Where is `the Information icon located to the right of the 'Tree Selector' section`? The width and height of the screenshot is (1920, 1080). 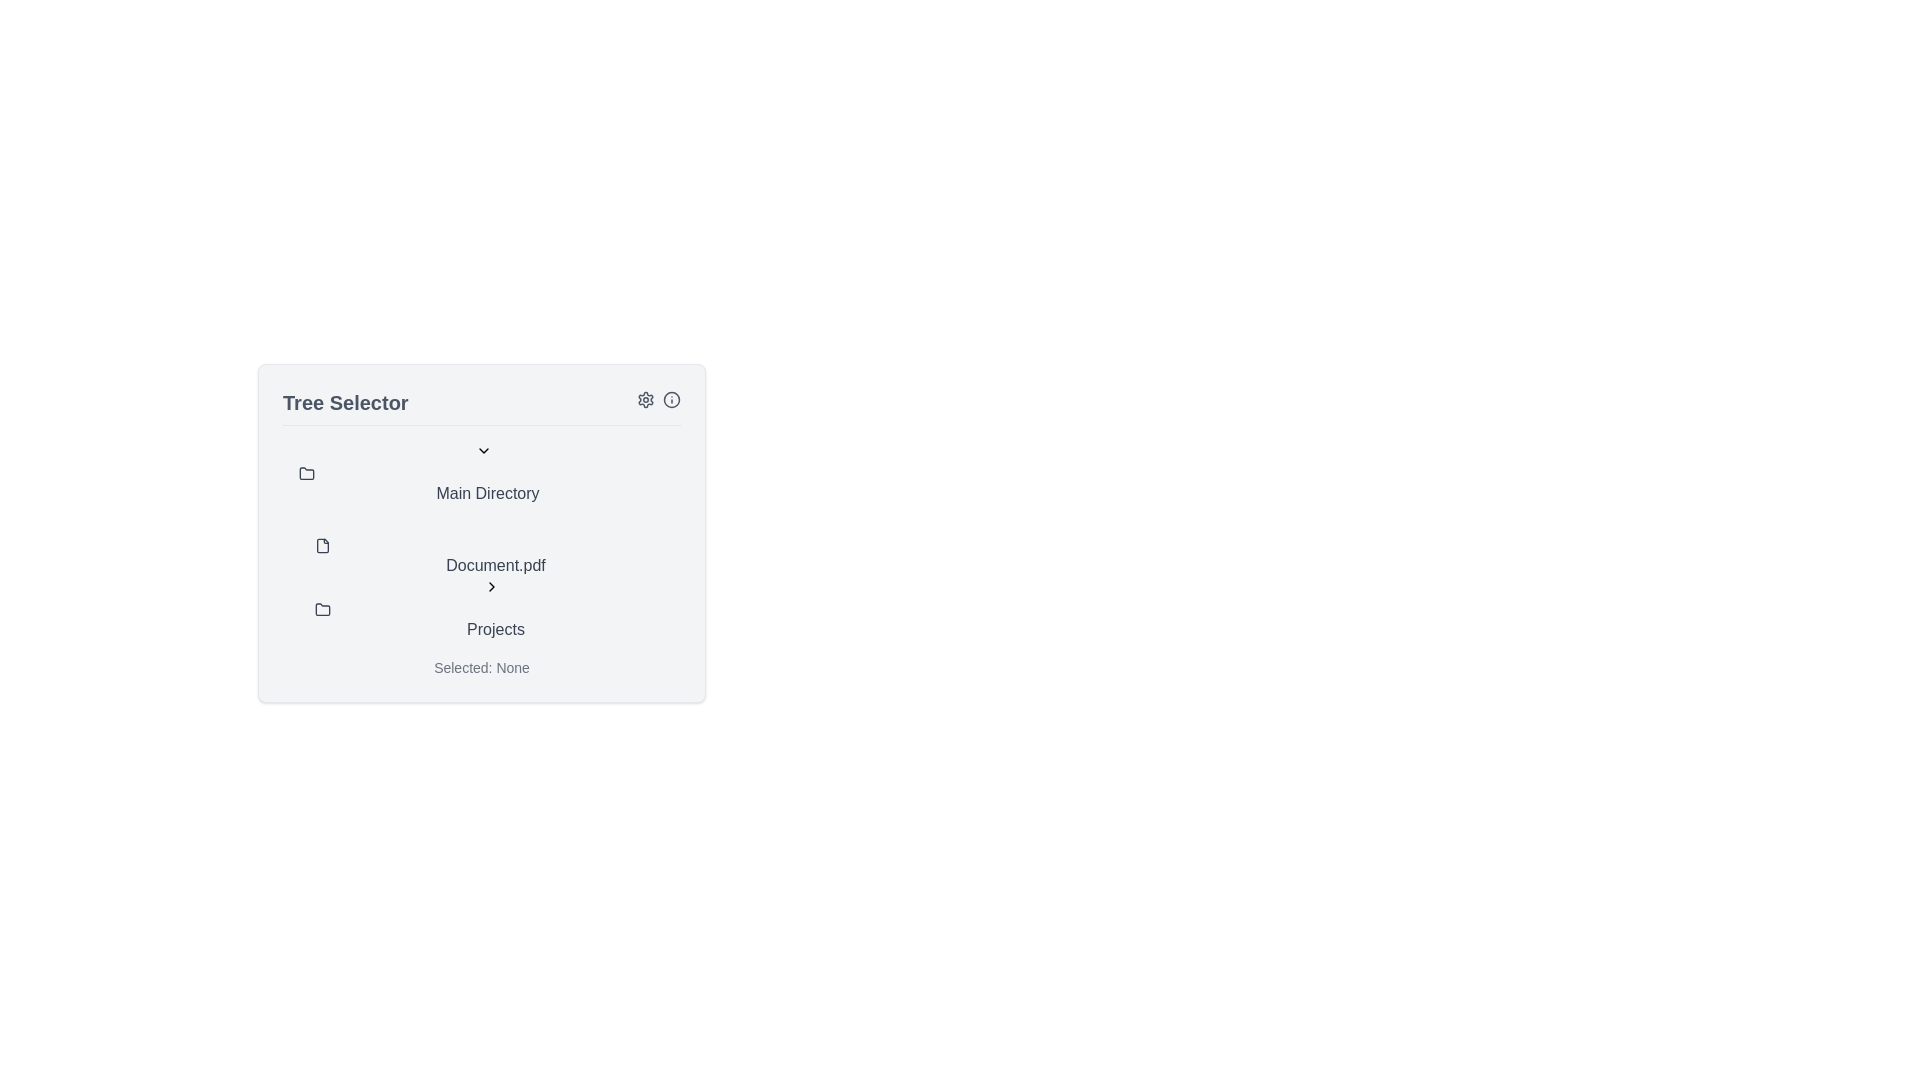
the Information icon located to the right of the 'Tree Selector' section is located at coordinates (658, 402).